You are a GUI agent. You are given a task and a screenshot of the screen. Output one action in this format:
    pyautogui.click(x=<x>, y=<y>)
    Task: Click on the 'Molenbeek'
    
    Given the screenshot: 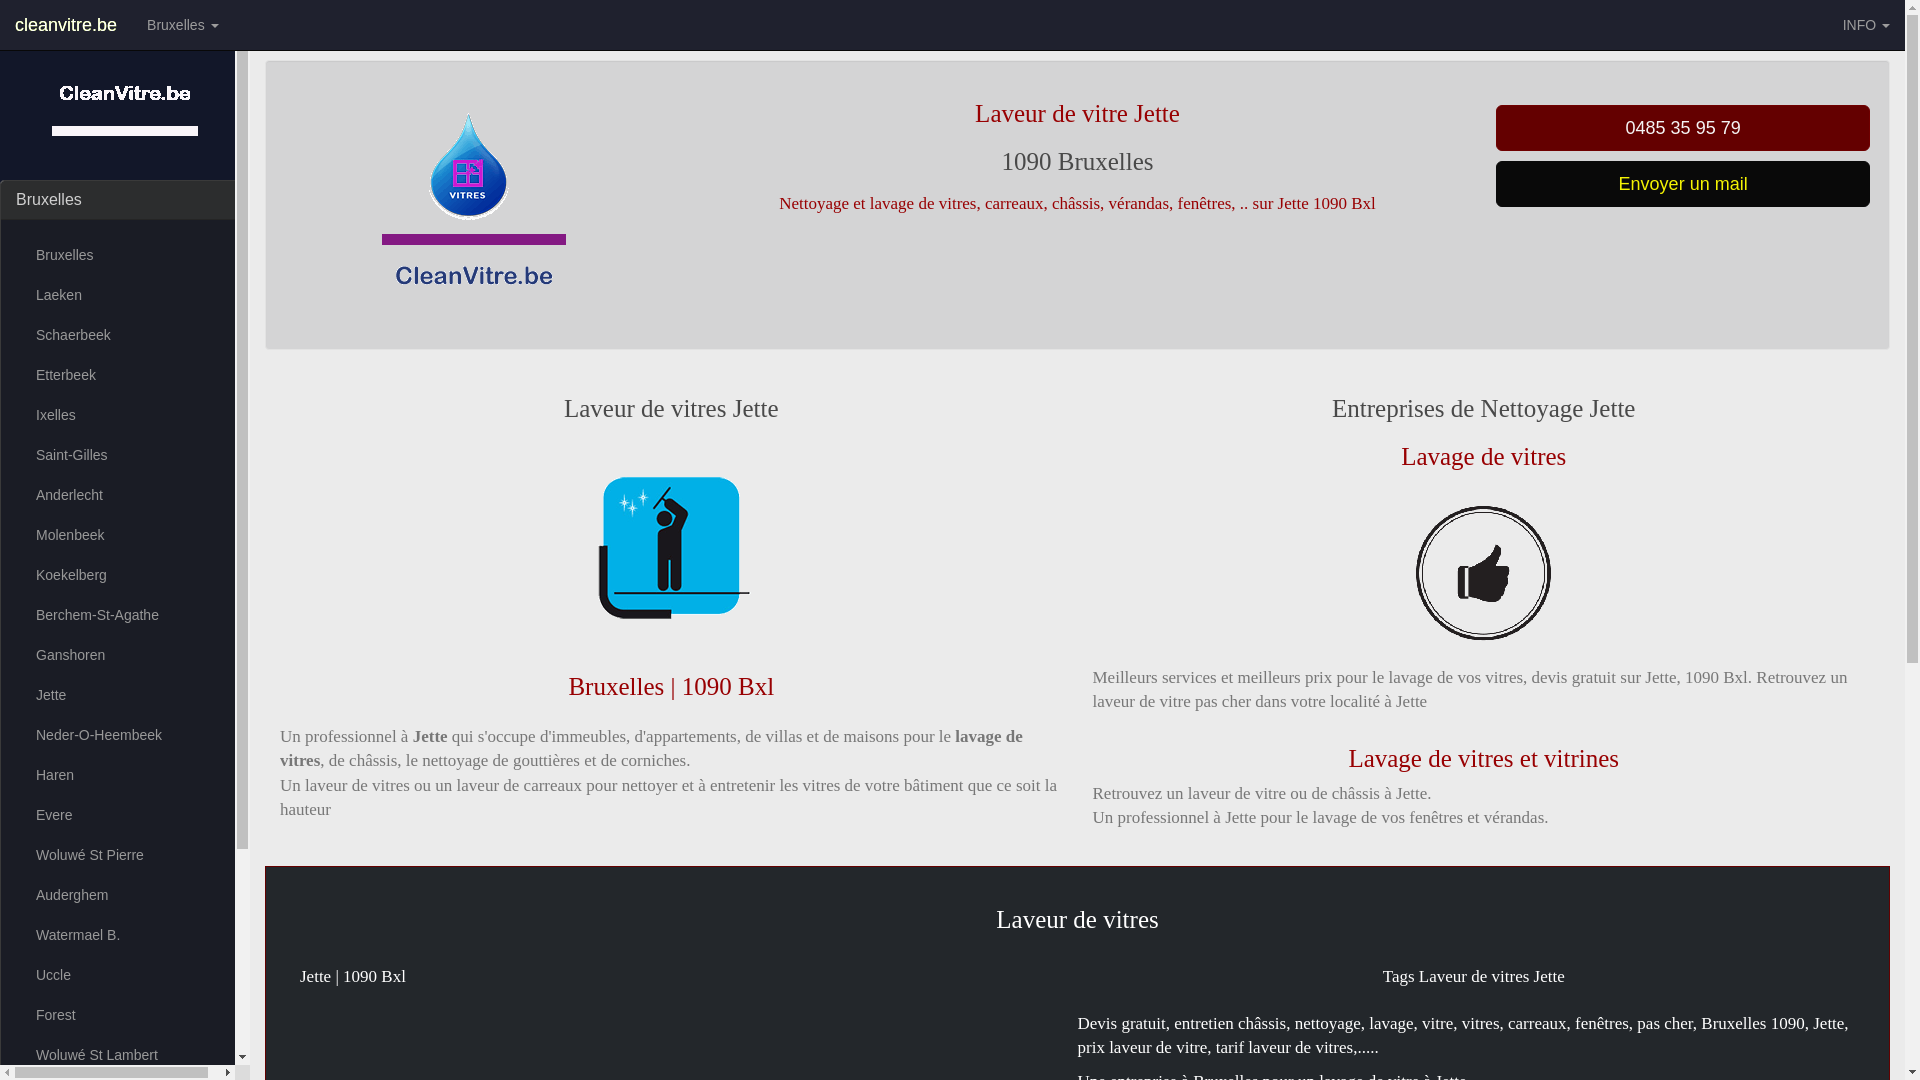 What is the action you would take?
    pyautogui.click(x=123, y=534)
    